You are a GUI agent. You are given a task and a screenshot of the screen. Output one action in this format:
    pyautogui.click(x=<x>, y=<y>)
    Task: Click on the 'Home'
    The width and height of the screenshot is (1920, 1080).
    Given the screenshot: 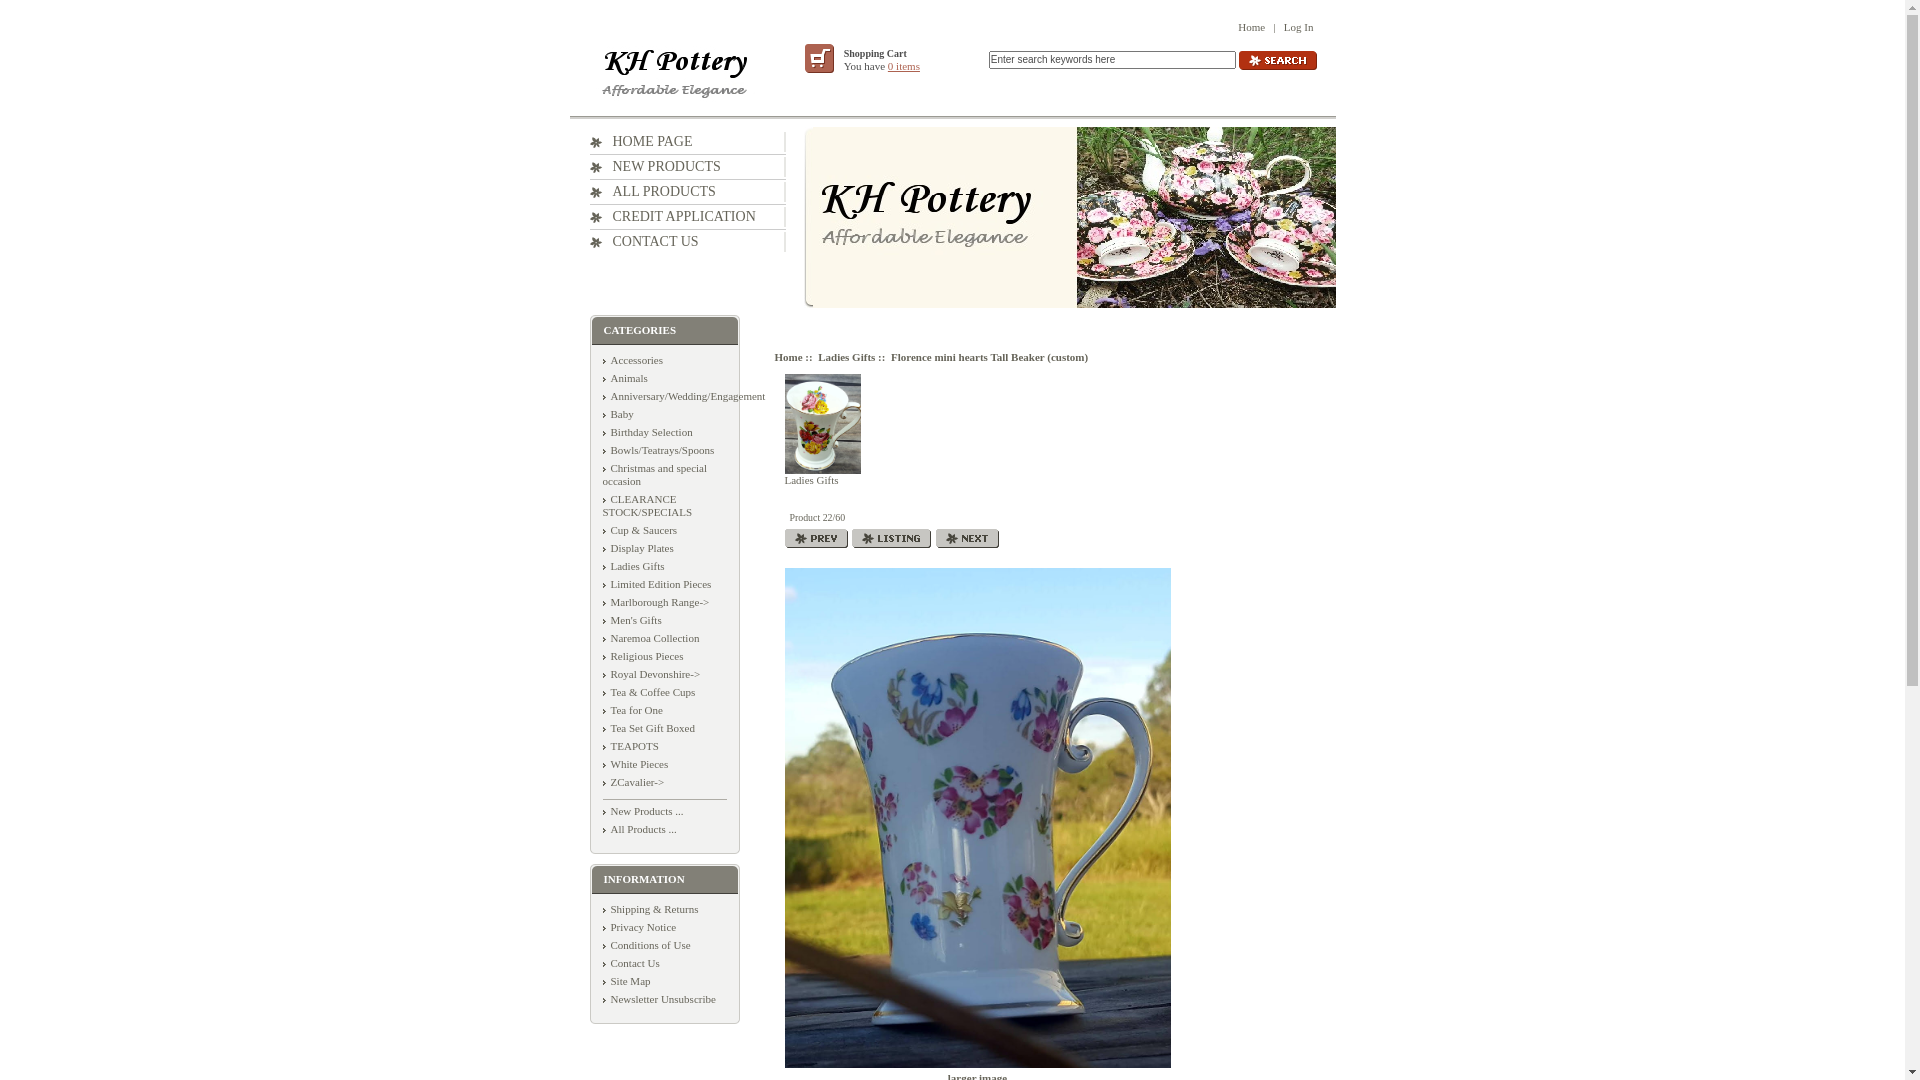 What is the action you would take?
    pyautogui.click(x=1250, y=27)
    